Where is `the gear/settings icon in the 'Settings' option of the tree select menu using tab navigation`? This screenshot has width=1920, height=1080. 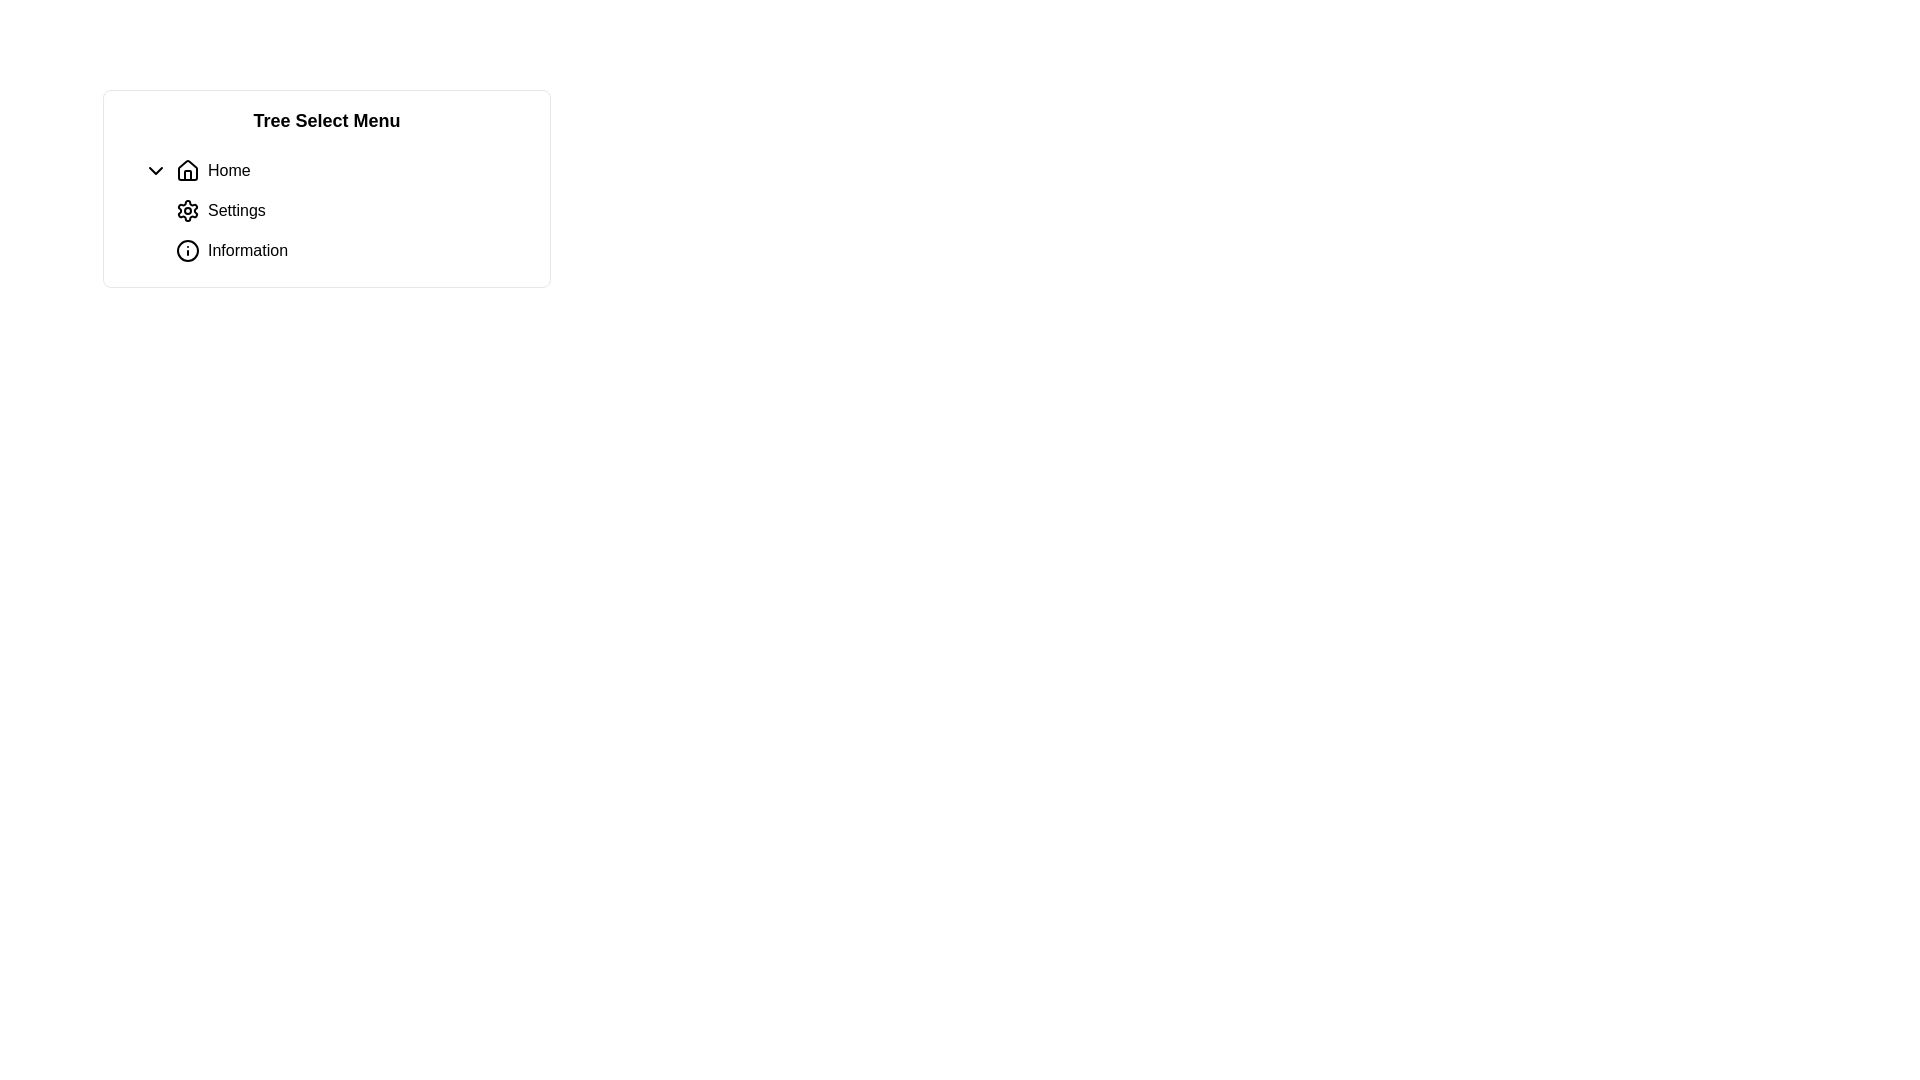 the gear/settings icon in the 'Settings' option of the tree select menu using tab navigation is located at coordinates (187, 211).